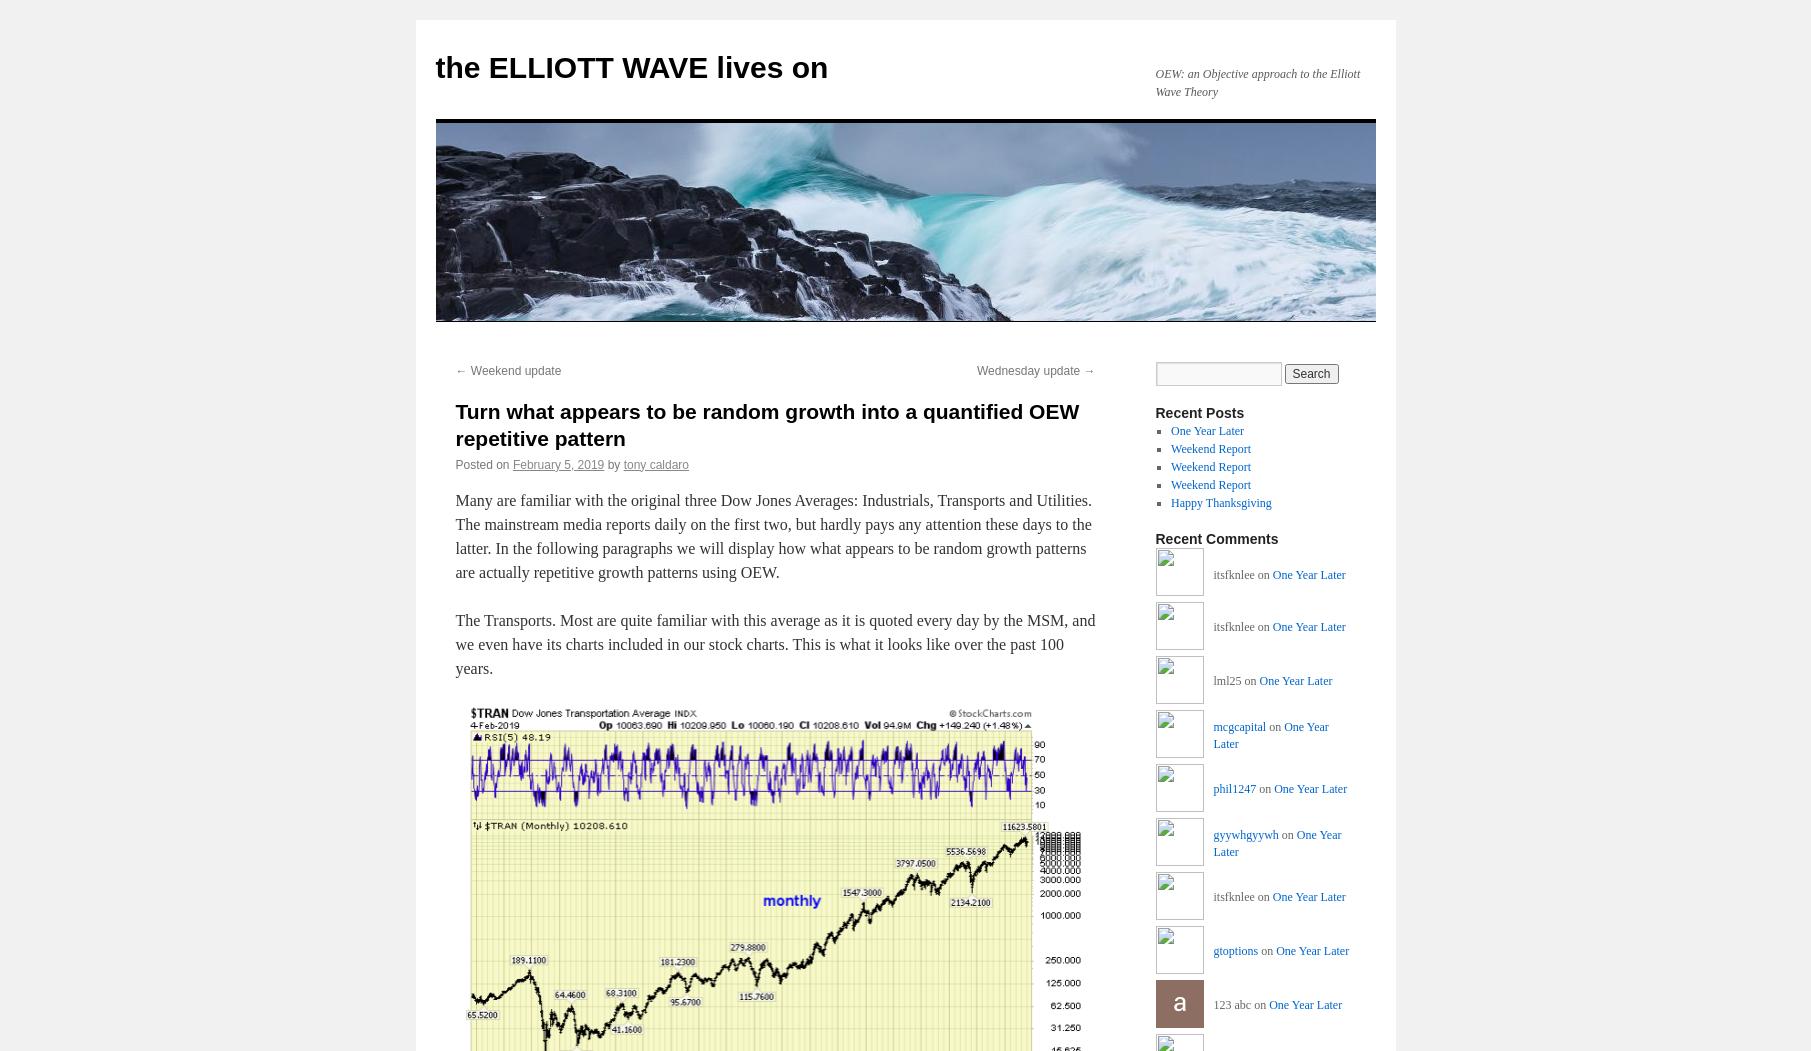 The width and height of the screenshot is (1811, 1051). What do you see at coordinates (1220, 503) in the screenshot?
I see `'Happy Thanksgiving'` at bounding box center [1220, 503].